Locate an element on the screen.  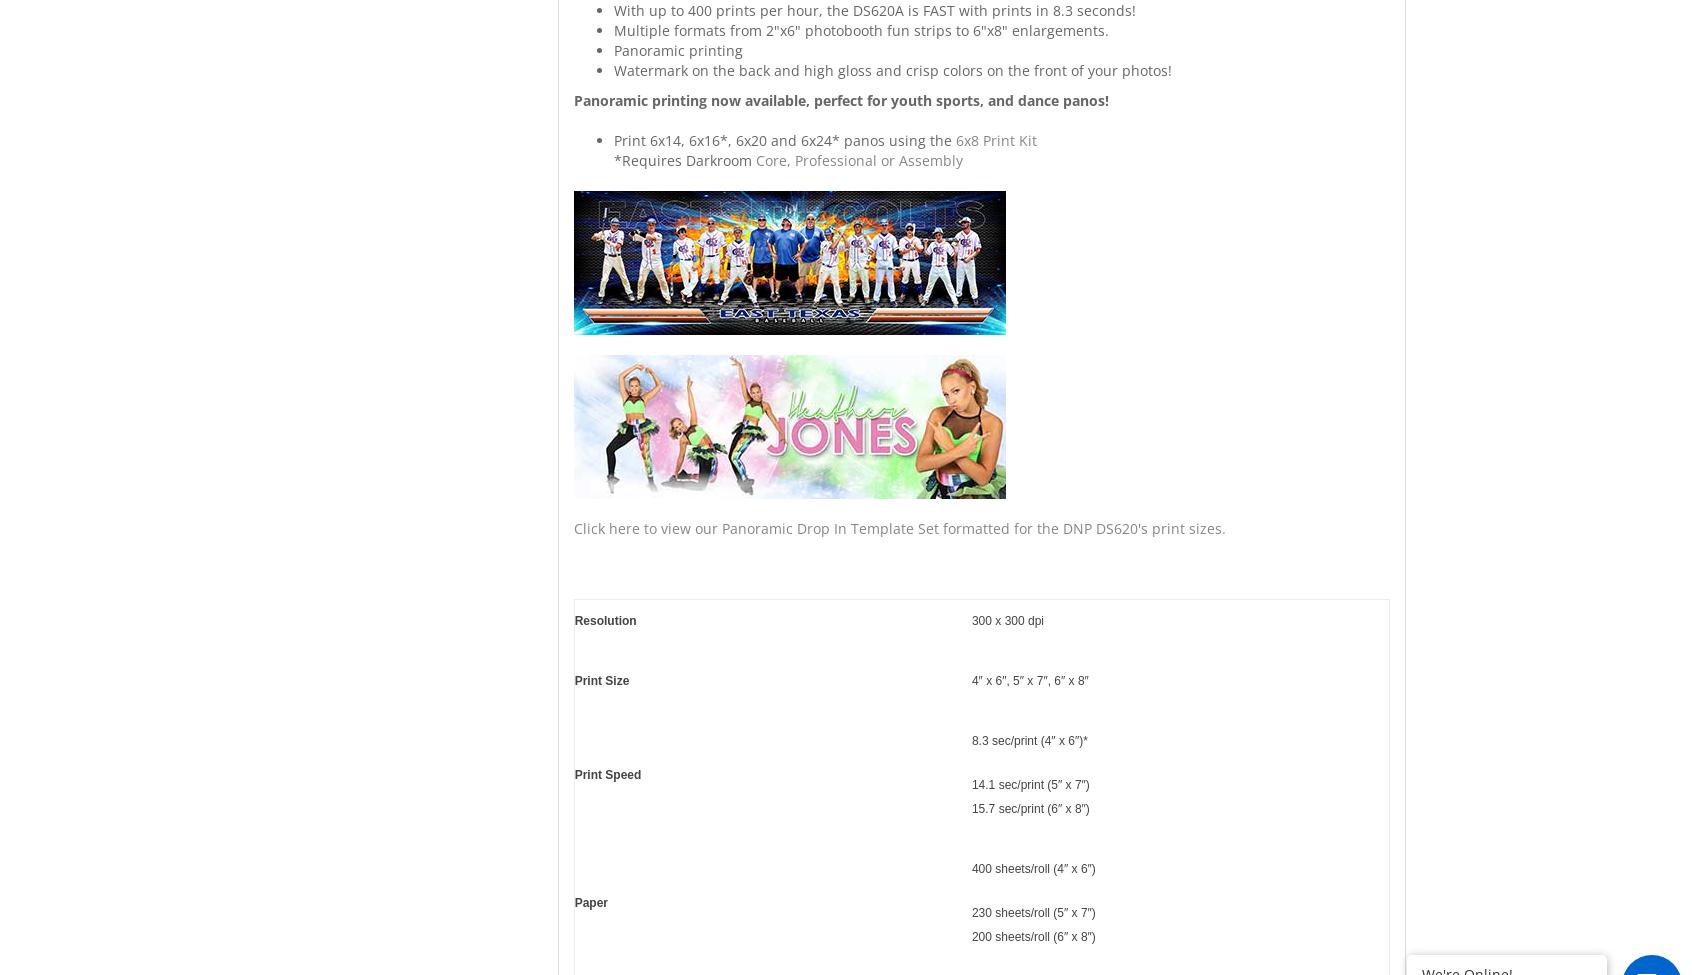
'400 sheets/roll (4″ x 6″)' is located at coordinates (1031, 869).